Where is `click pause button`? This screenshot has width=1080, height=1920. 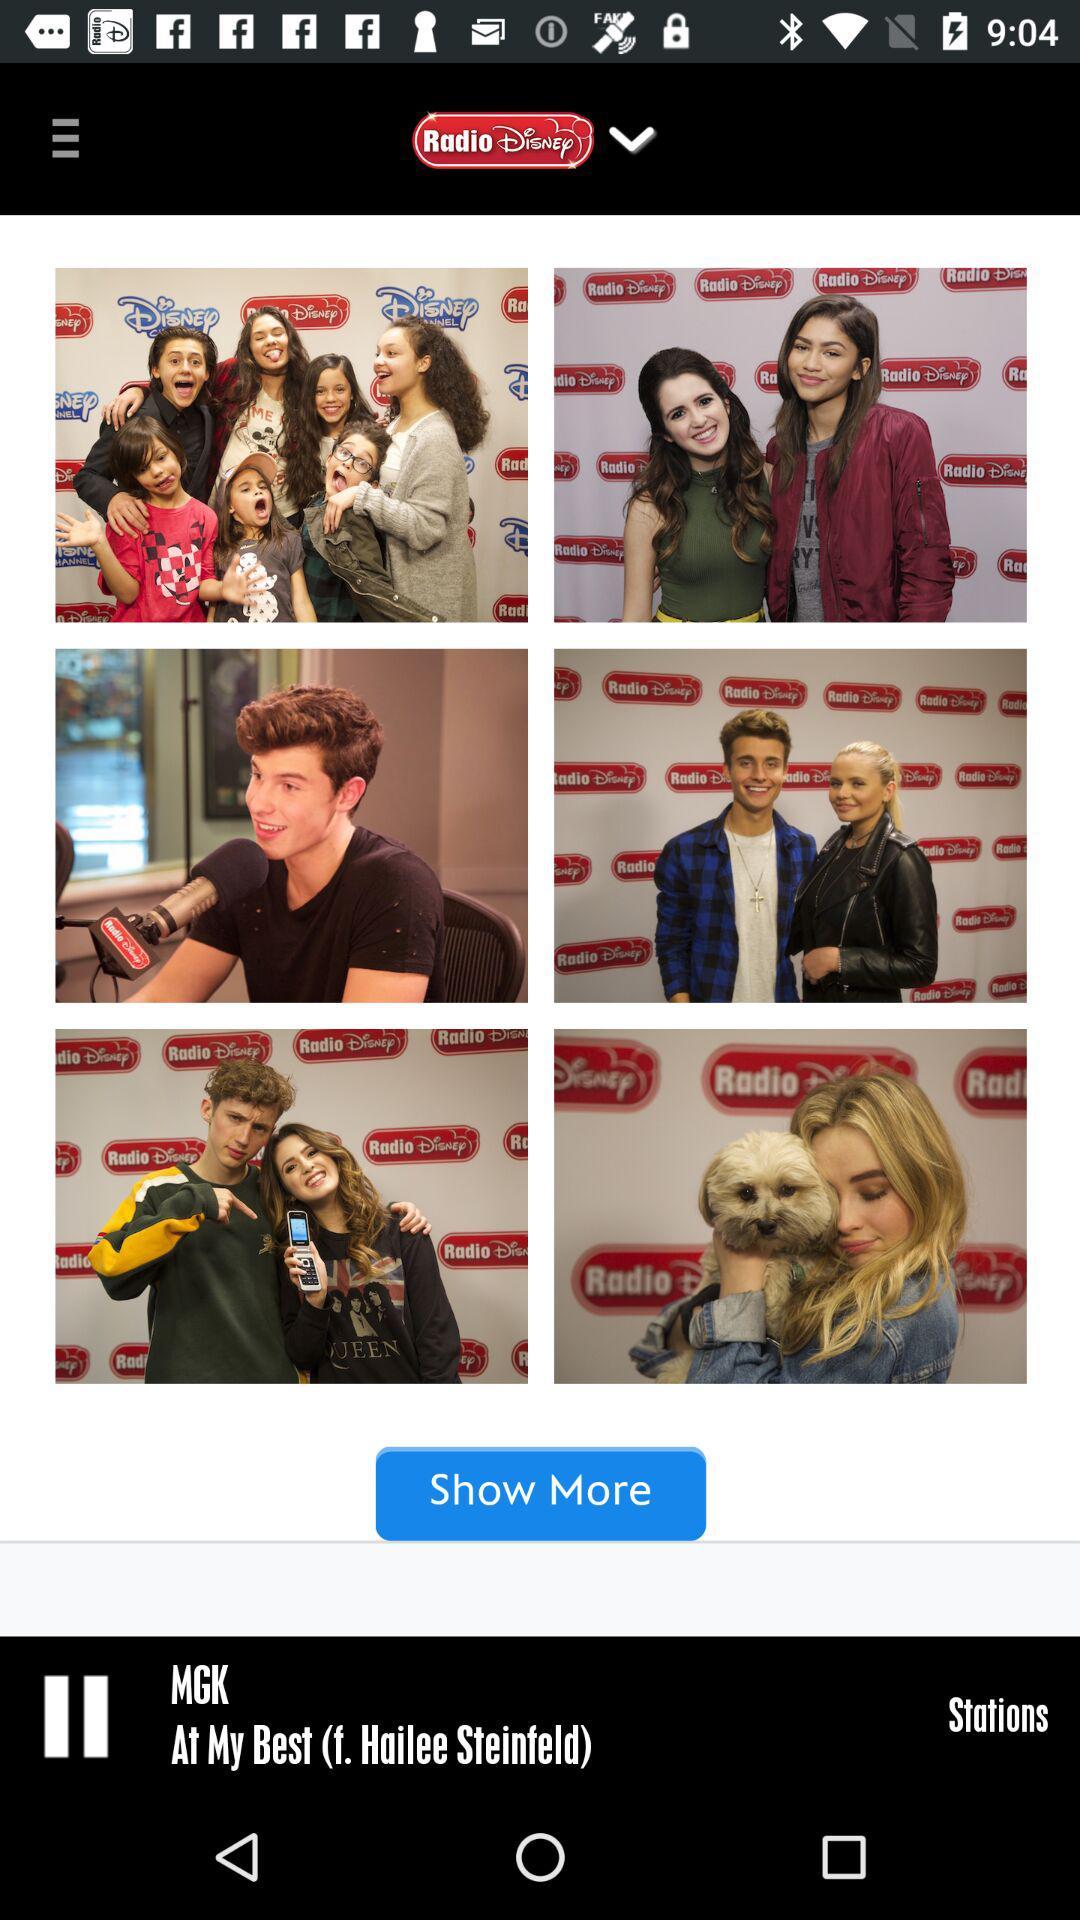 click pause button is located at coordinates (77, 1714).